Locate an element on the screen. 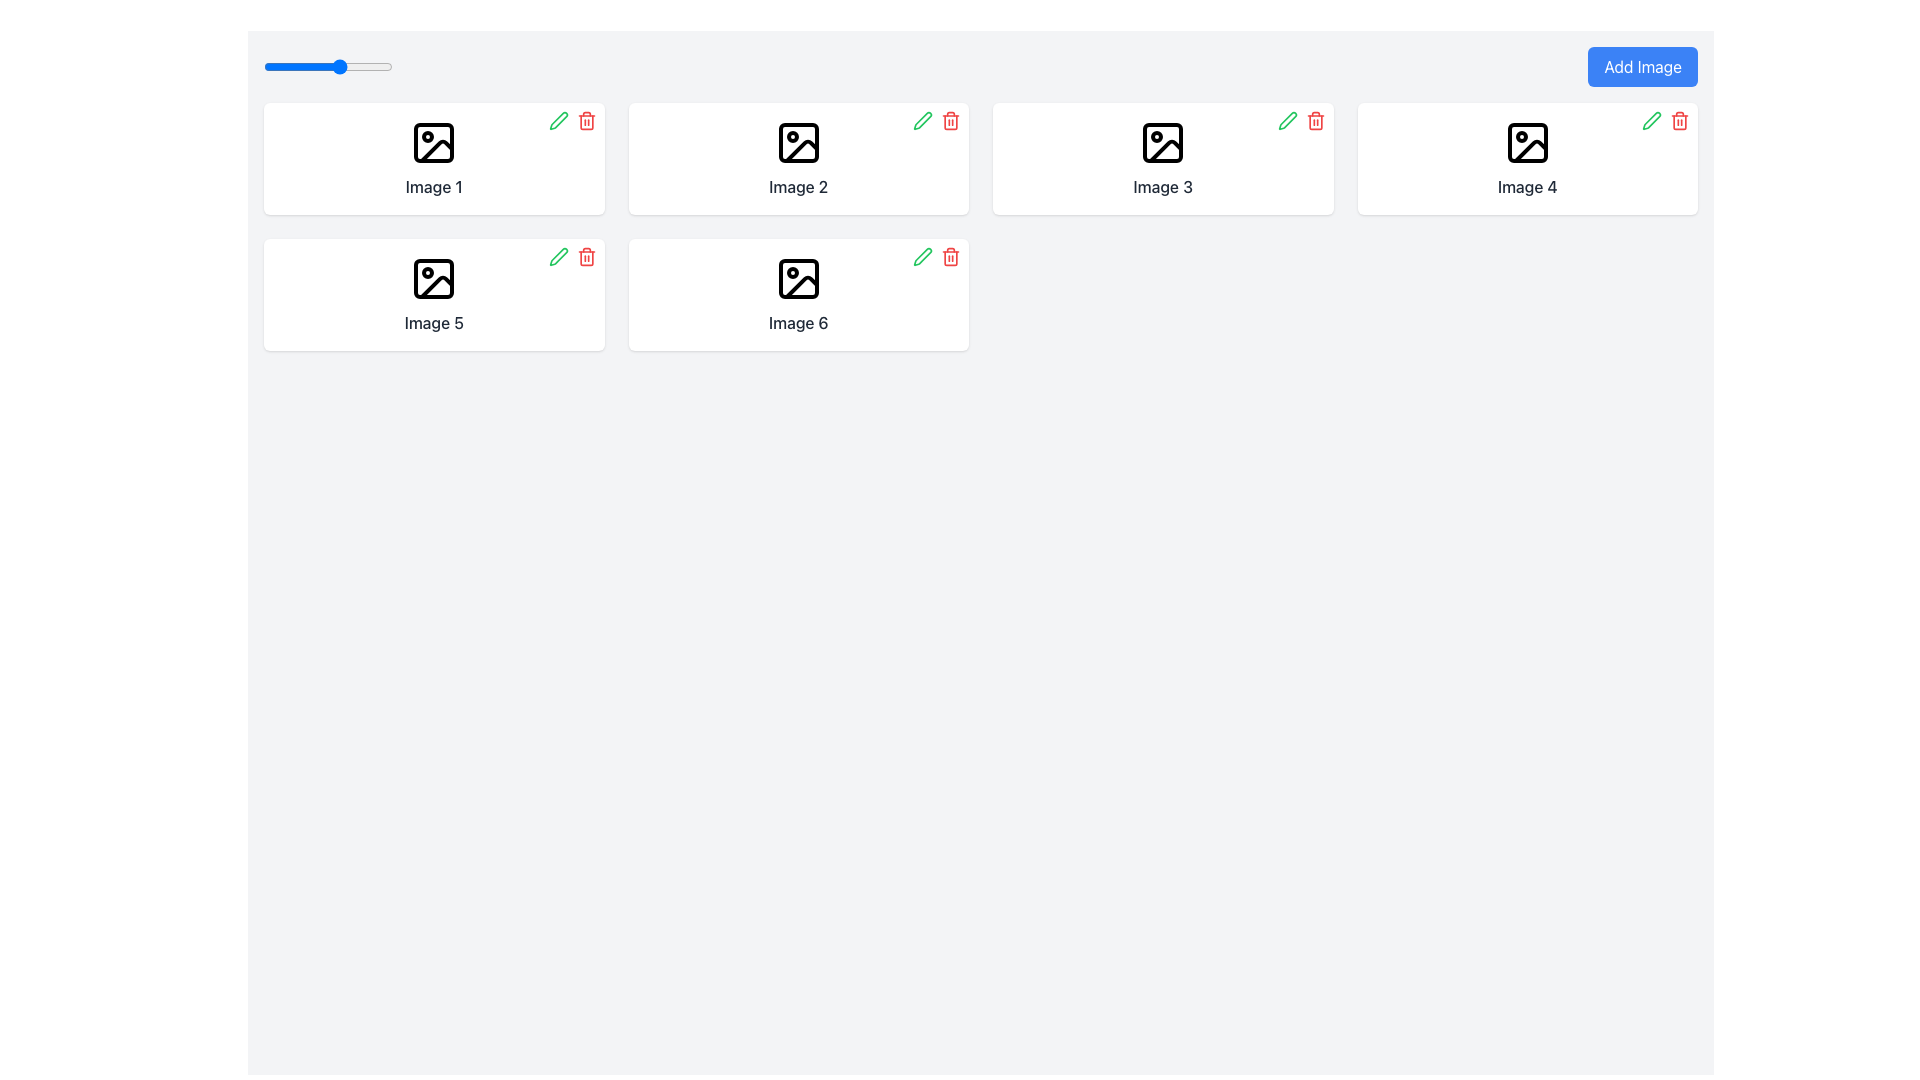  the delete icon in the horizontal icon group for the image item labeled 'Image 3' is located at coordinates (1301, 120).